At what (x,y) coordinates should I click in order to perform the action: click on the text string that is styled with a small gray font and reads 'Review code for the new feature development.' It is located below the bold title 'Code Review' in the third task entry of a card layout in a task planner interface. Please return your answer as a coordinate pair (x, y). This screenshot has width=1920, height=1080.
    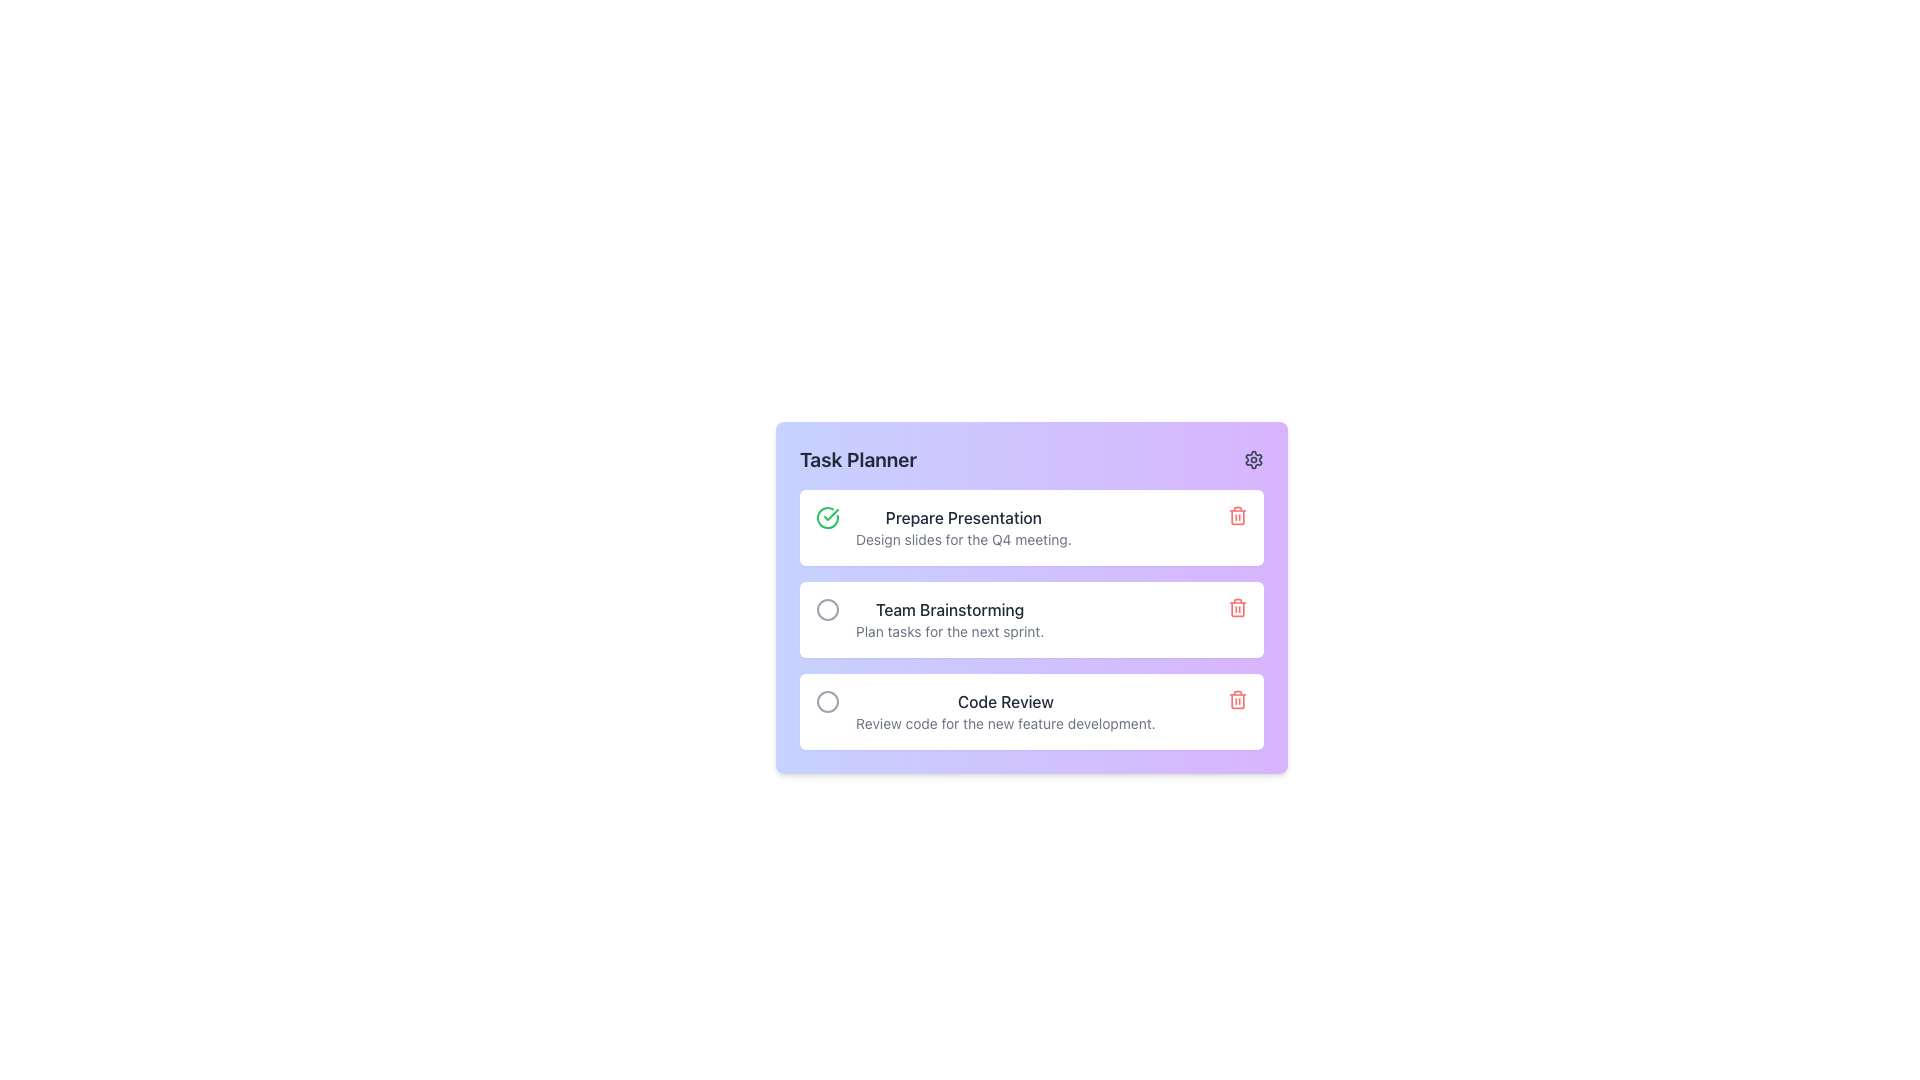
    Looking at the image, I should click on (1005, 724).